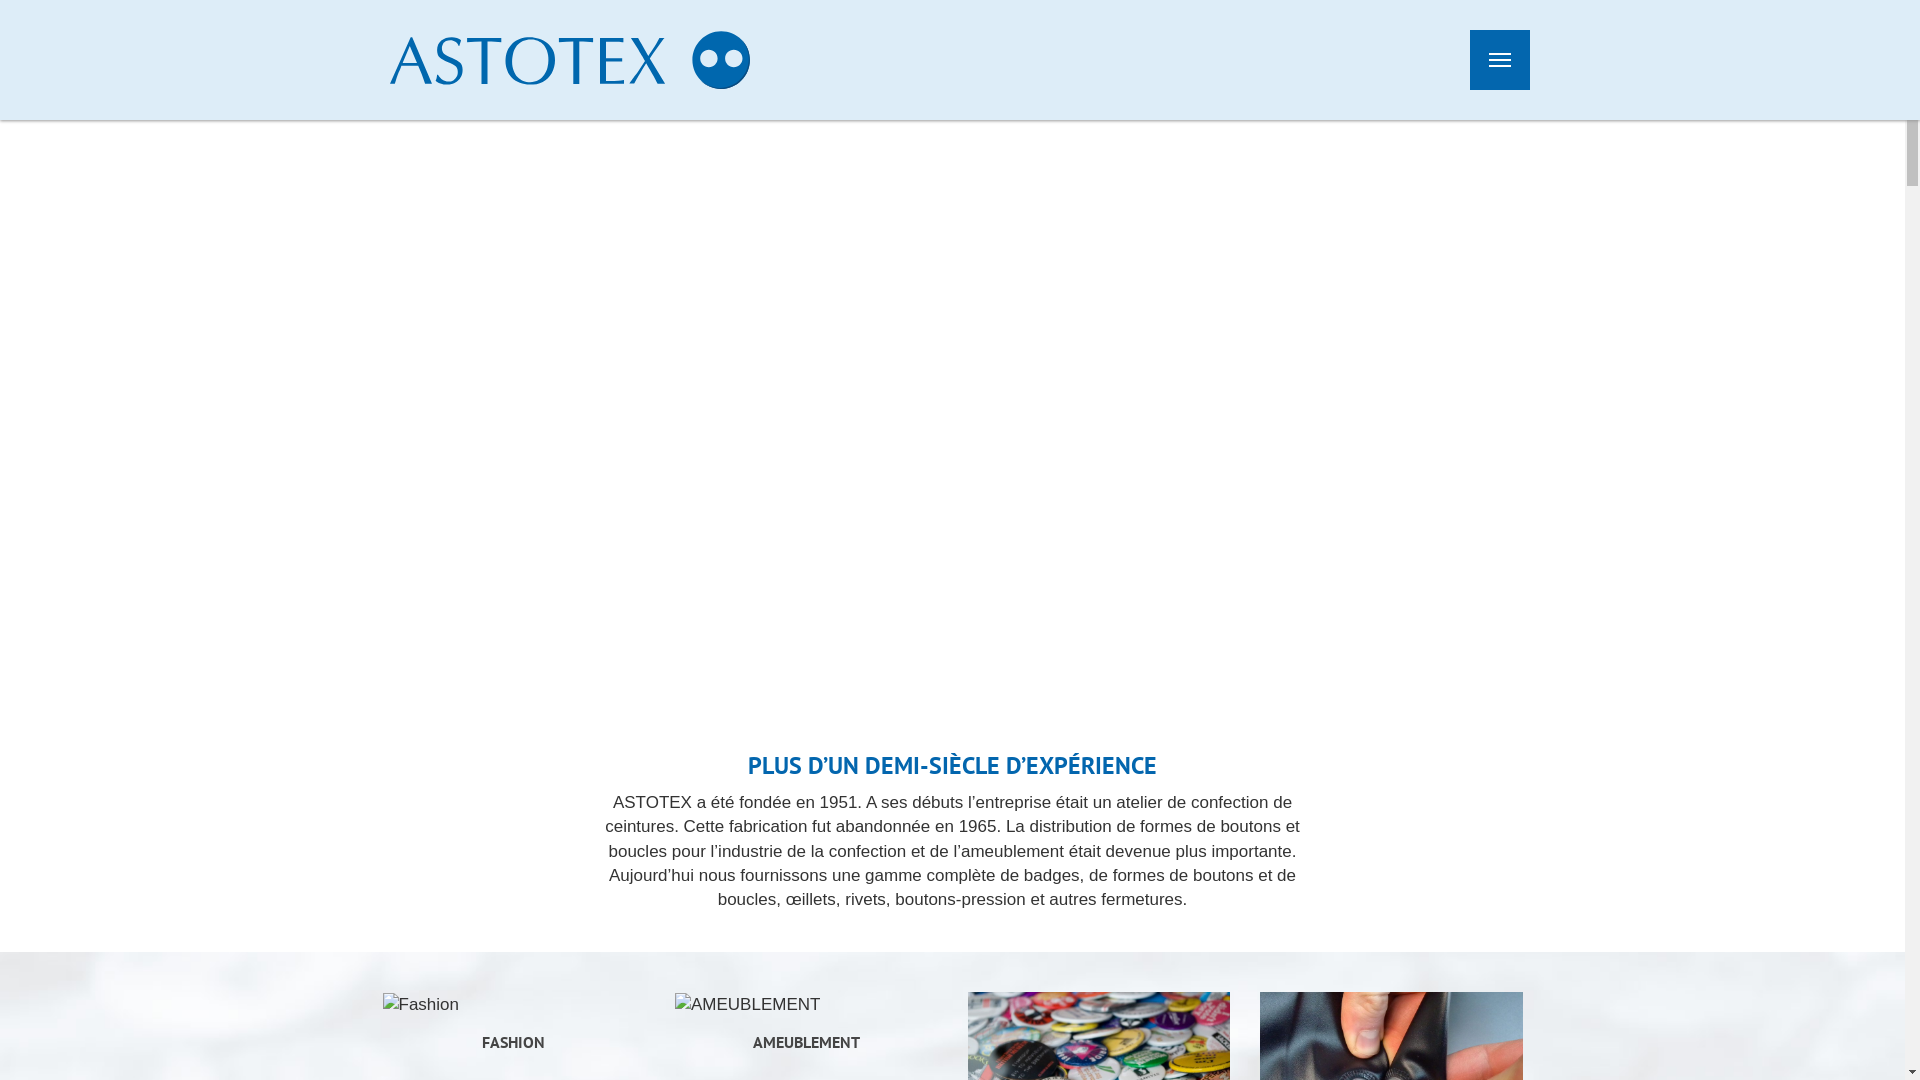 The image size is (1920, 1080). Describe the element at coordinates (569, 59) in the screenshot. I see `'Astotex'` at that location.